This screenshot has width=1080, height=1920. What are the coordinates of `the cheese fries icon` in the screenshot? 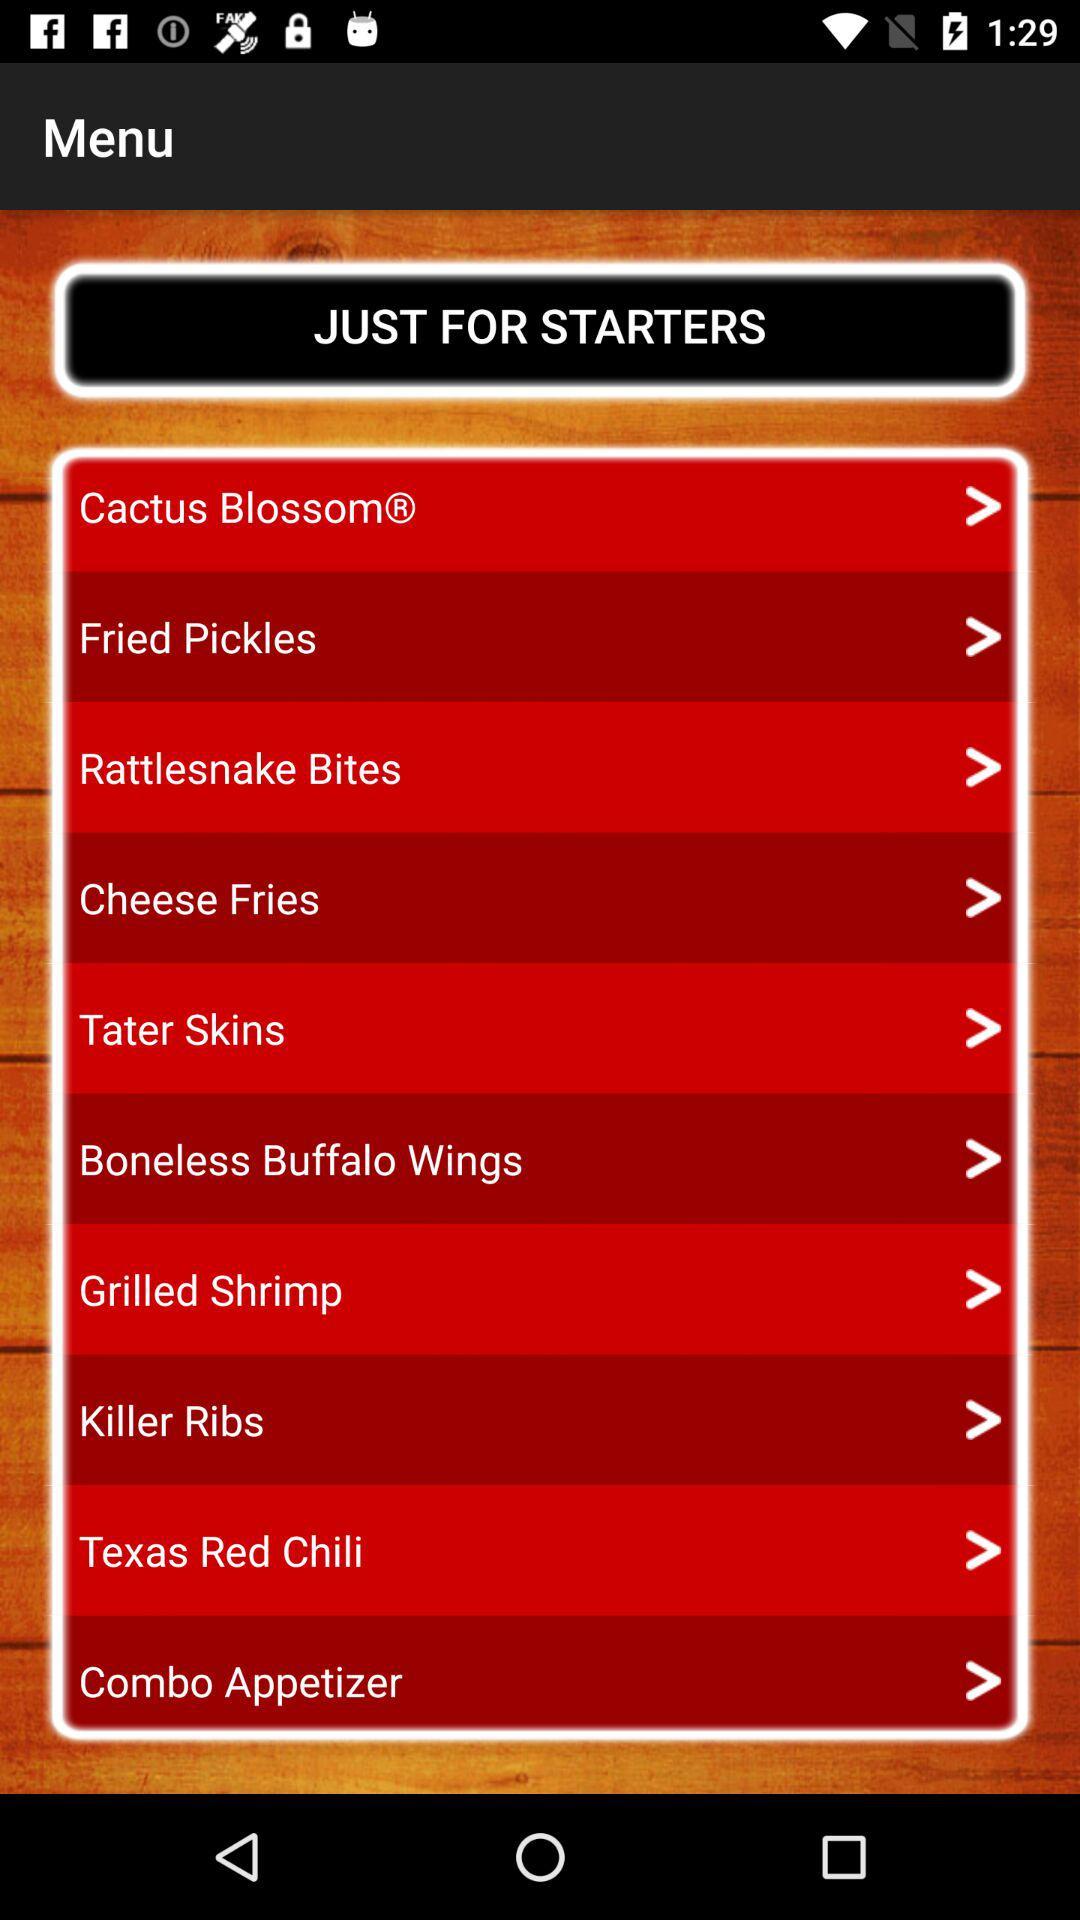 It's located at (181, 897).